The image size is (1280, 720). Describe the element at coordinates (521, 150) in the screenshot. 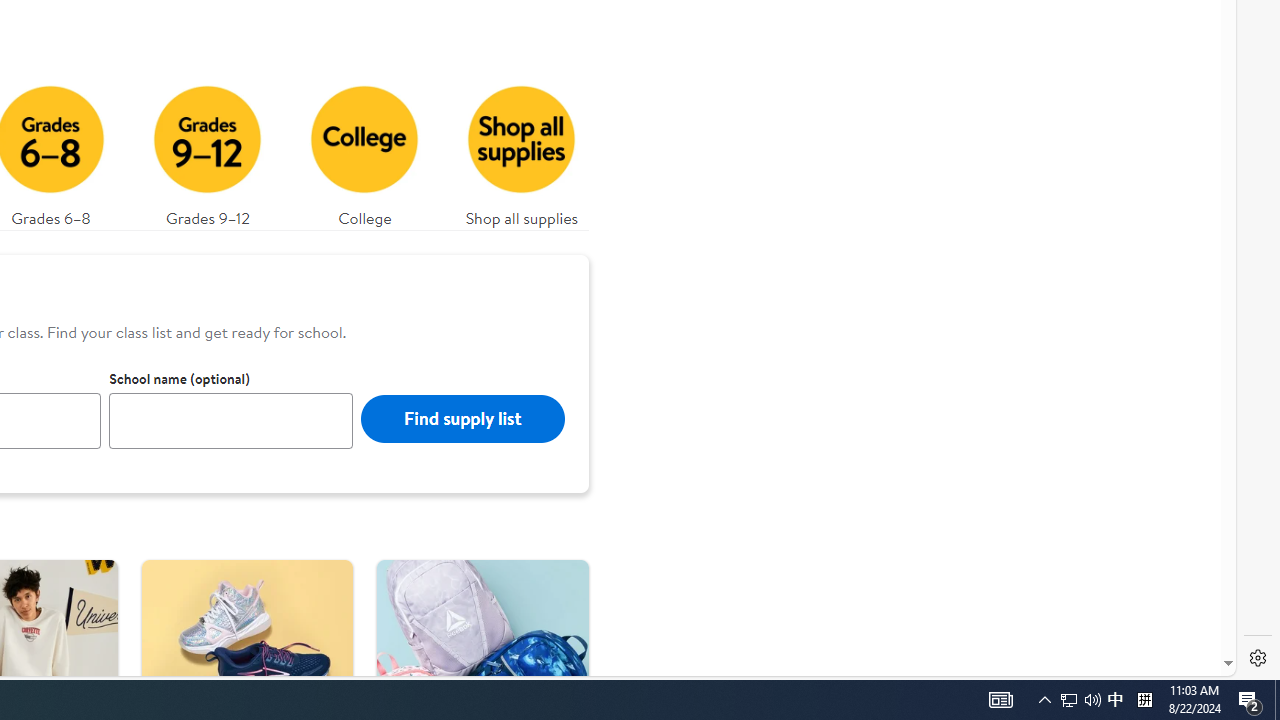

I see `'Shop all supplies'` at that location.